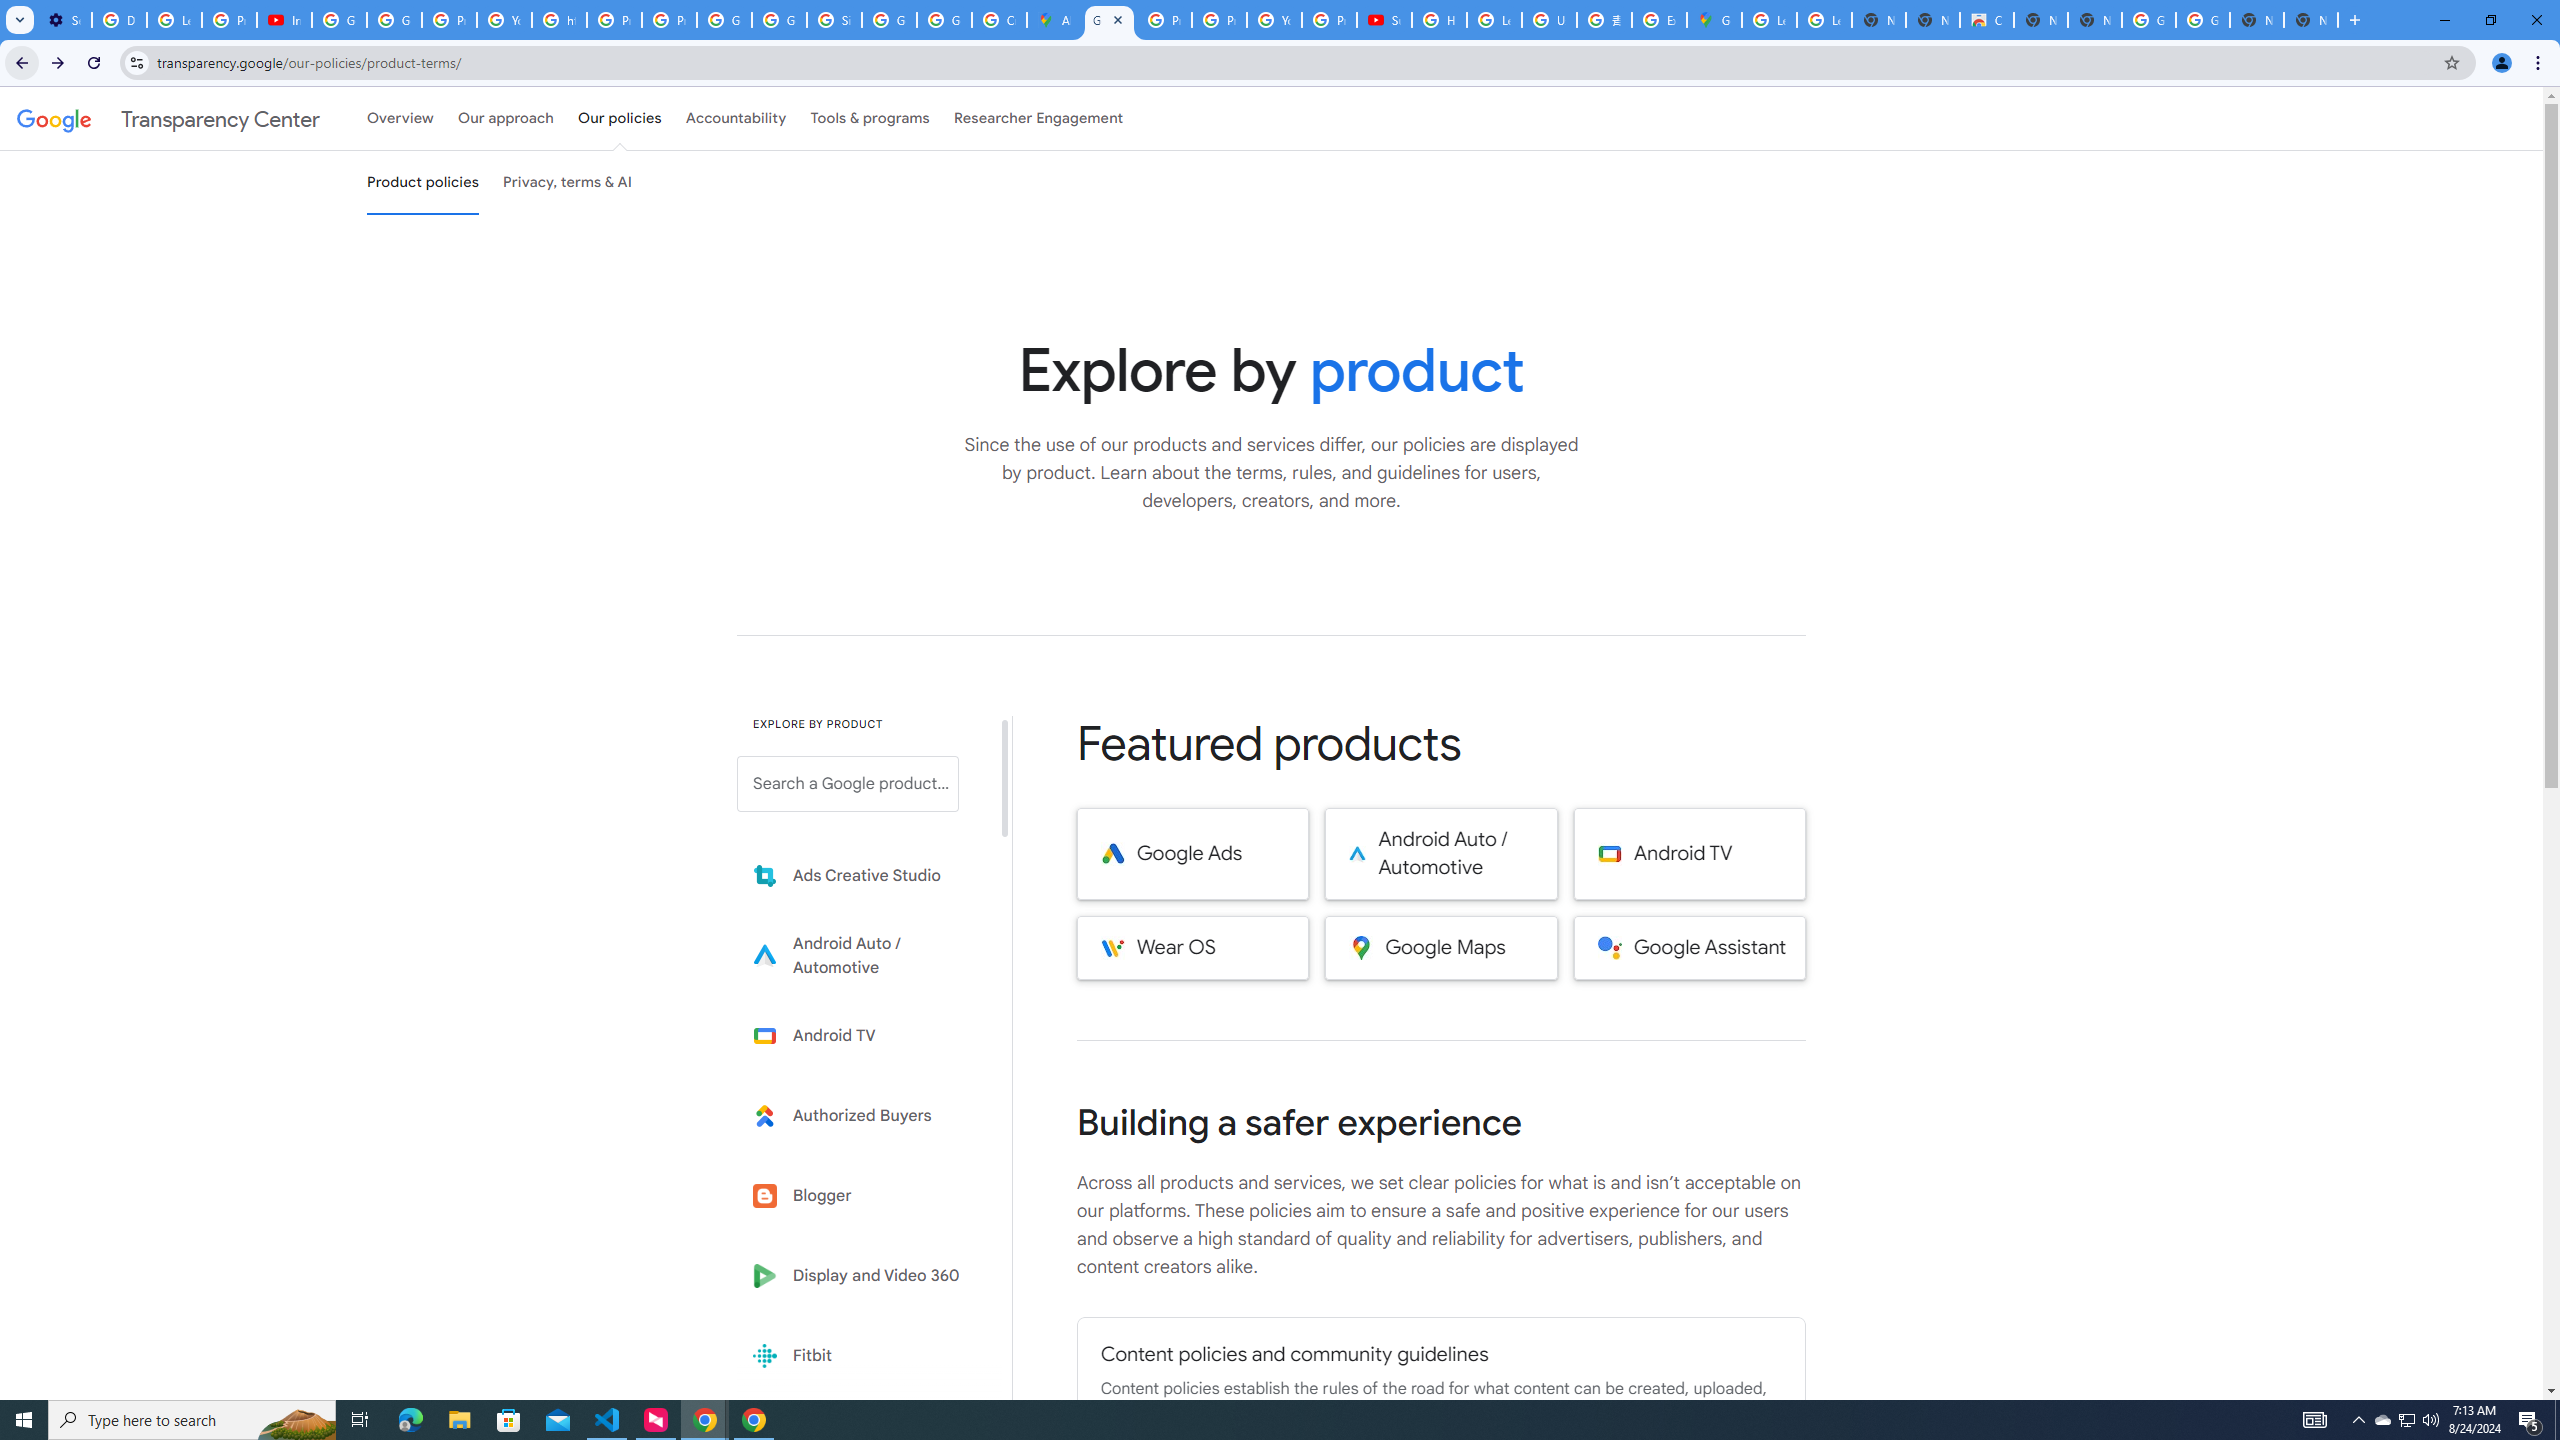 The width and height of the screenshot is (2560, 1440). Describe the element at coordinates (284, 19) in the screenshot. I see `'Introduction | Google Privacy Policy - YouTube'` at that location.